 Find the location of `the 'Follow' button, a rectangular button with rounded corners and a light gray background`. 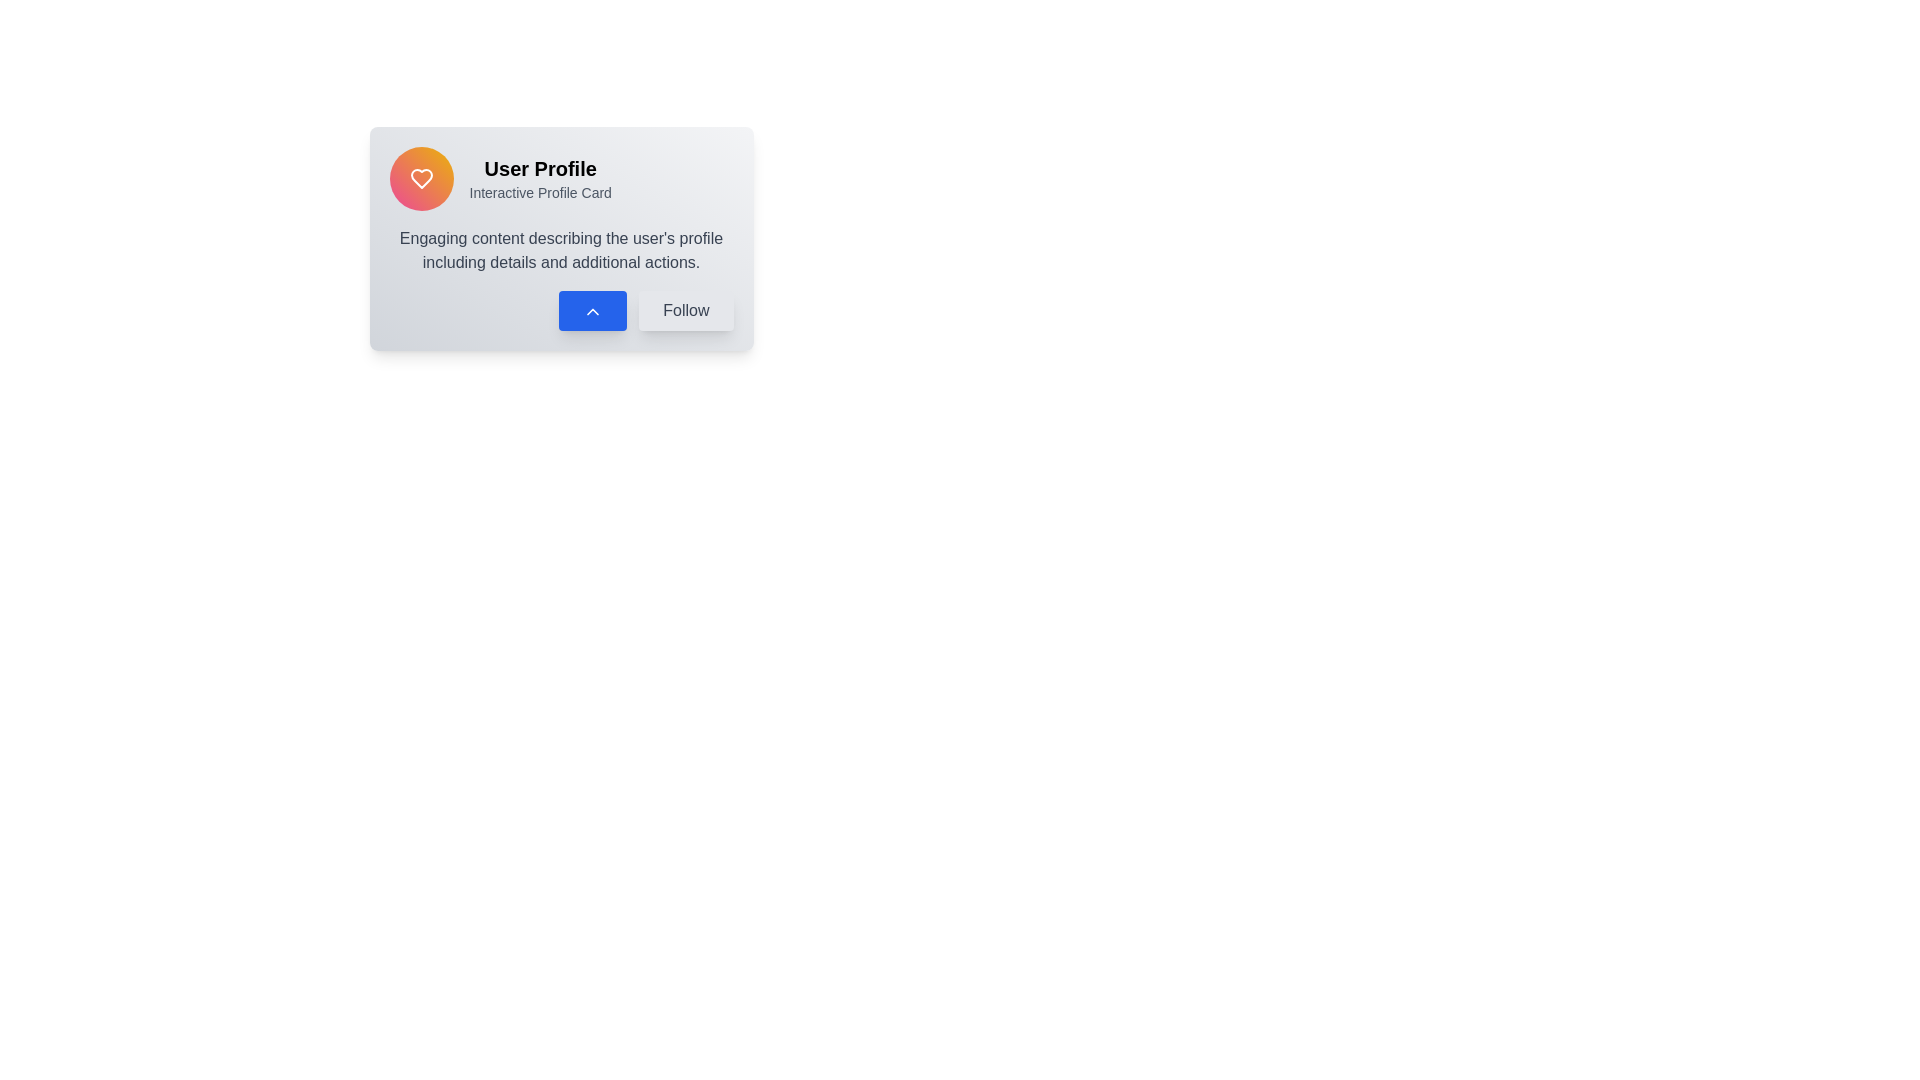

the 'Follow' button, a rectangular button with rounded corners and a light gray background is located at coordinates (686, 311).